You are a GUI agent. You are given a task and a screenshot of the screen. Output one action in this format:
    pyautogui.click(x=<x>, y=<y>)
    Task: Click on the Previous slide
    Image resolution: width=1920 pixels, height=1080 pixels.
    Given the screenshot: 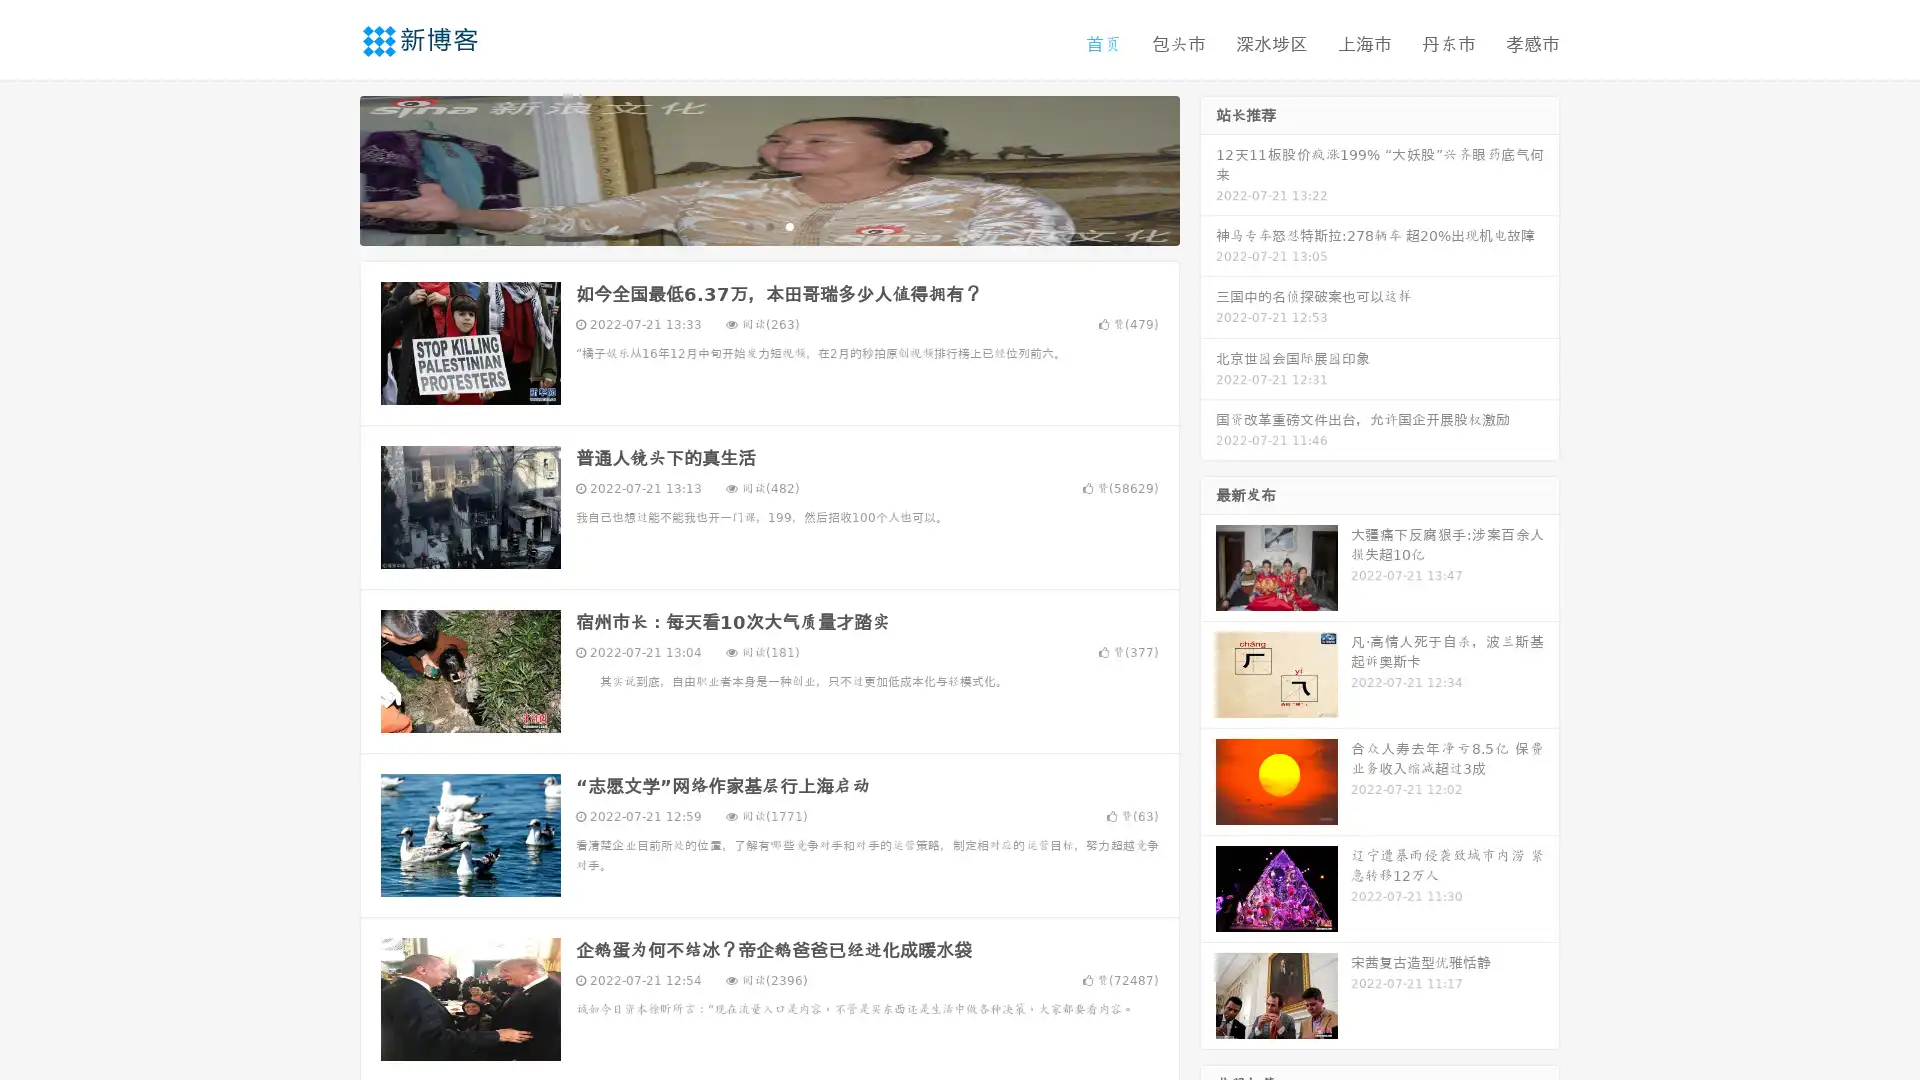 What is the action you would take?
    pyautogui.click(x=330, y=168)
    